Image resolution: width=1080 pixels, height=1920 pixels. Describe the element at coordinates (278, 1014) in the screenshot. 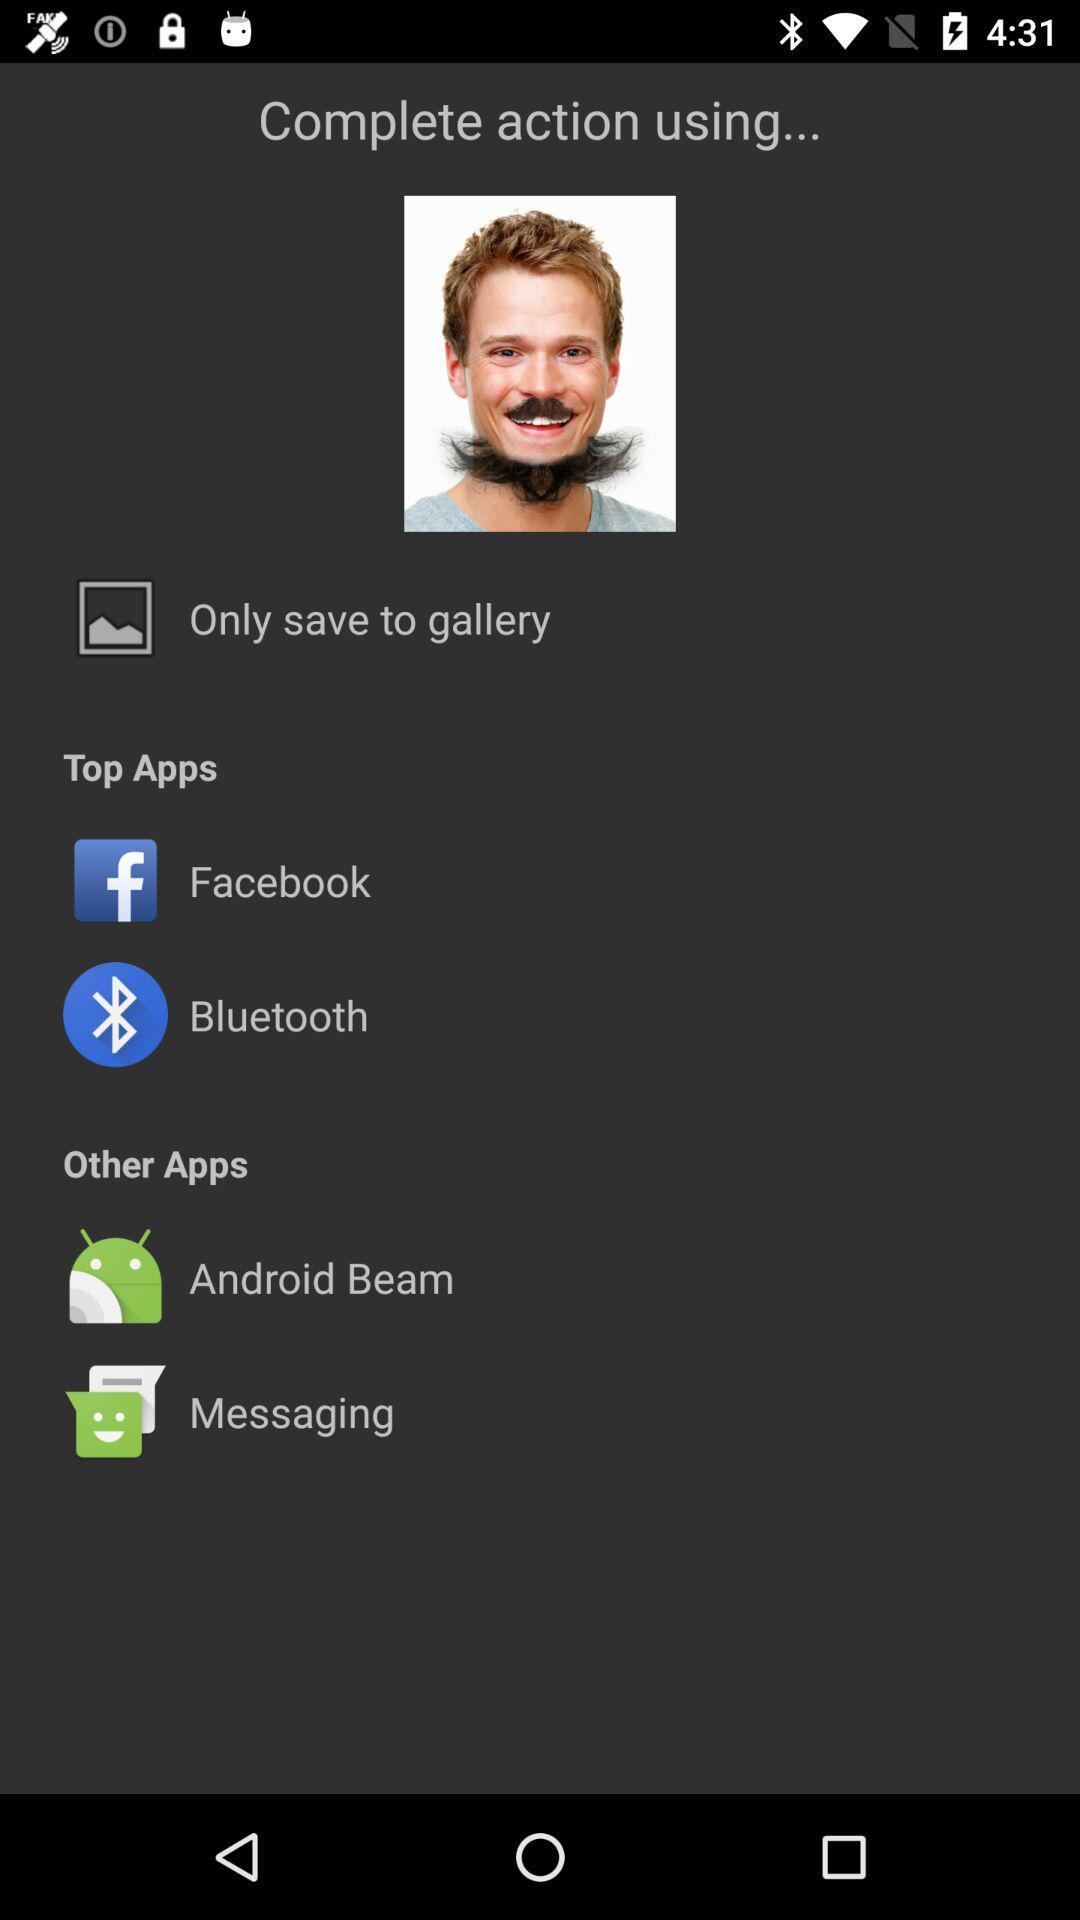

I see `bluetooth icon` at that location.